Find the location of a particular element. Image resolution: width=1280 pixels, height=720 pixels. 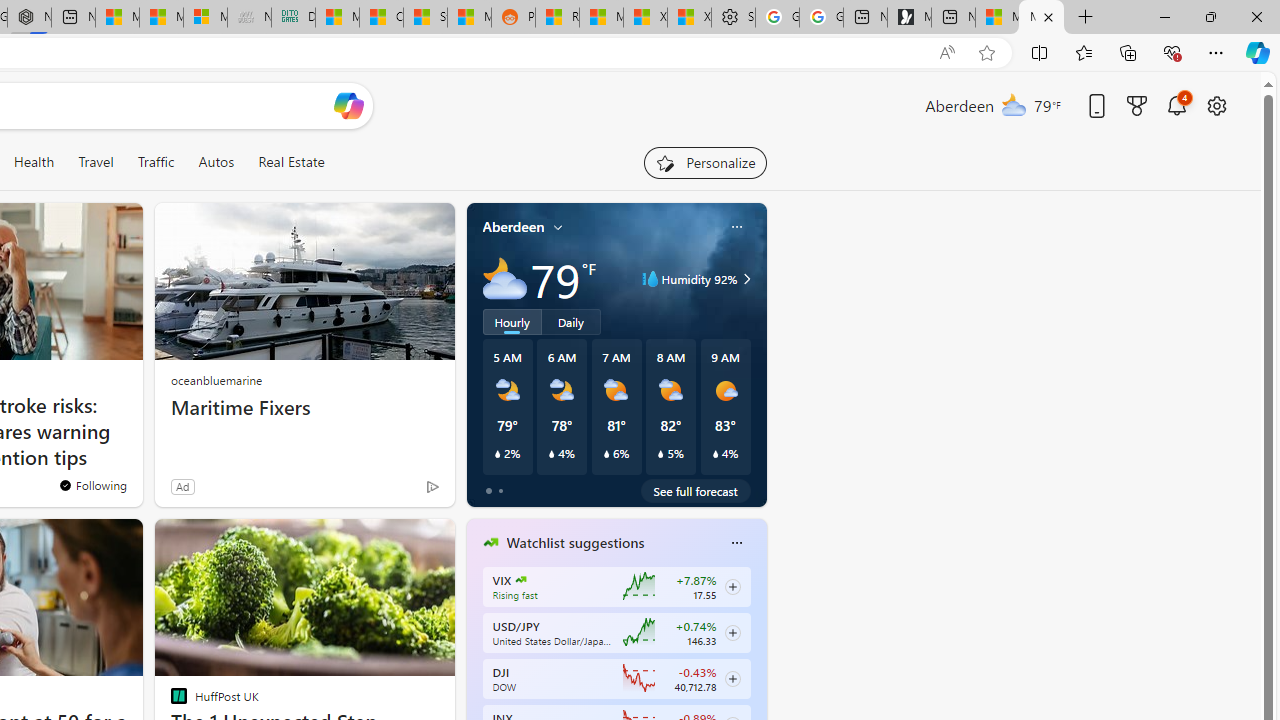

'Autos' is located at coordinates (216, 161).